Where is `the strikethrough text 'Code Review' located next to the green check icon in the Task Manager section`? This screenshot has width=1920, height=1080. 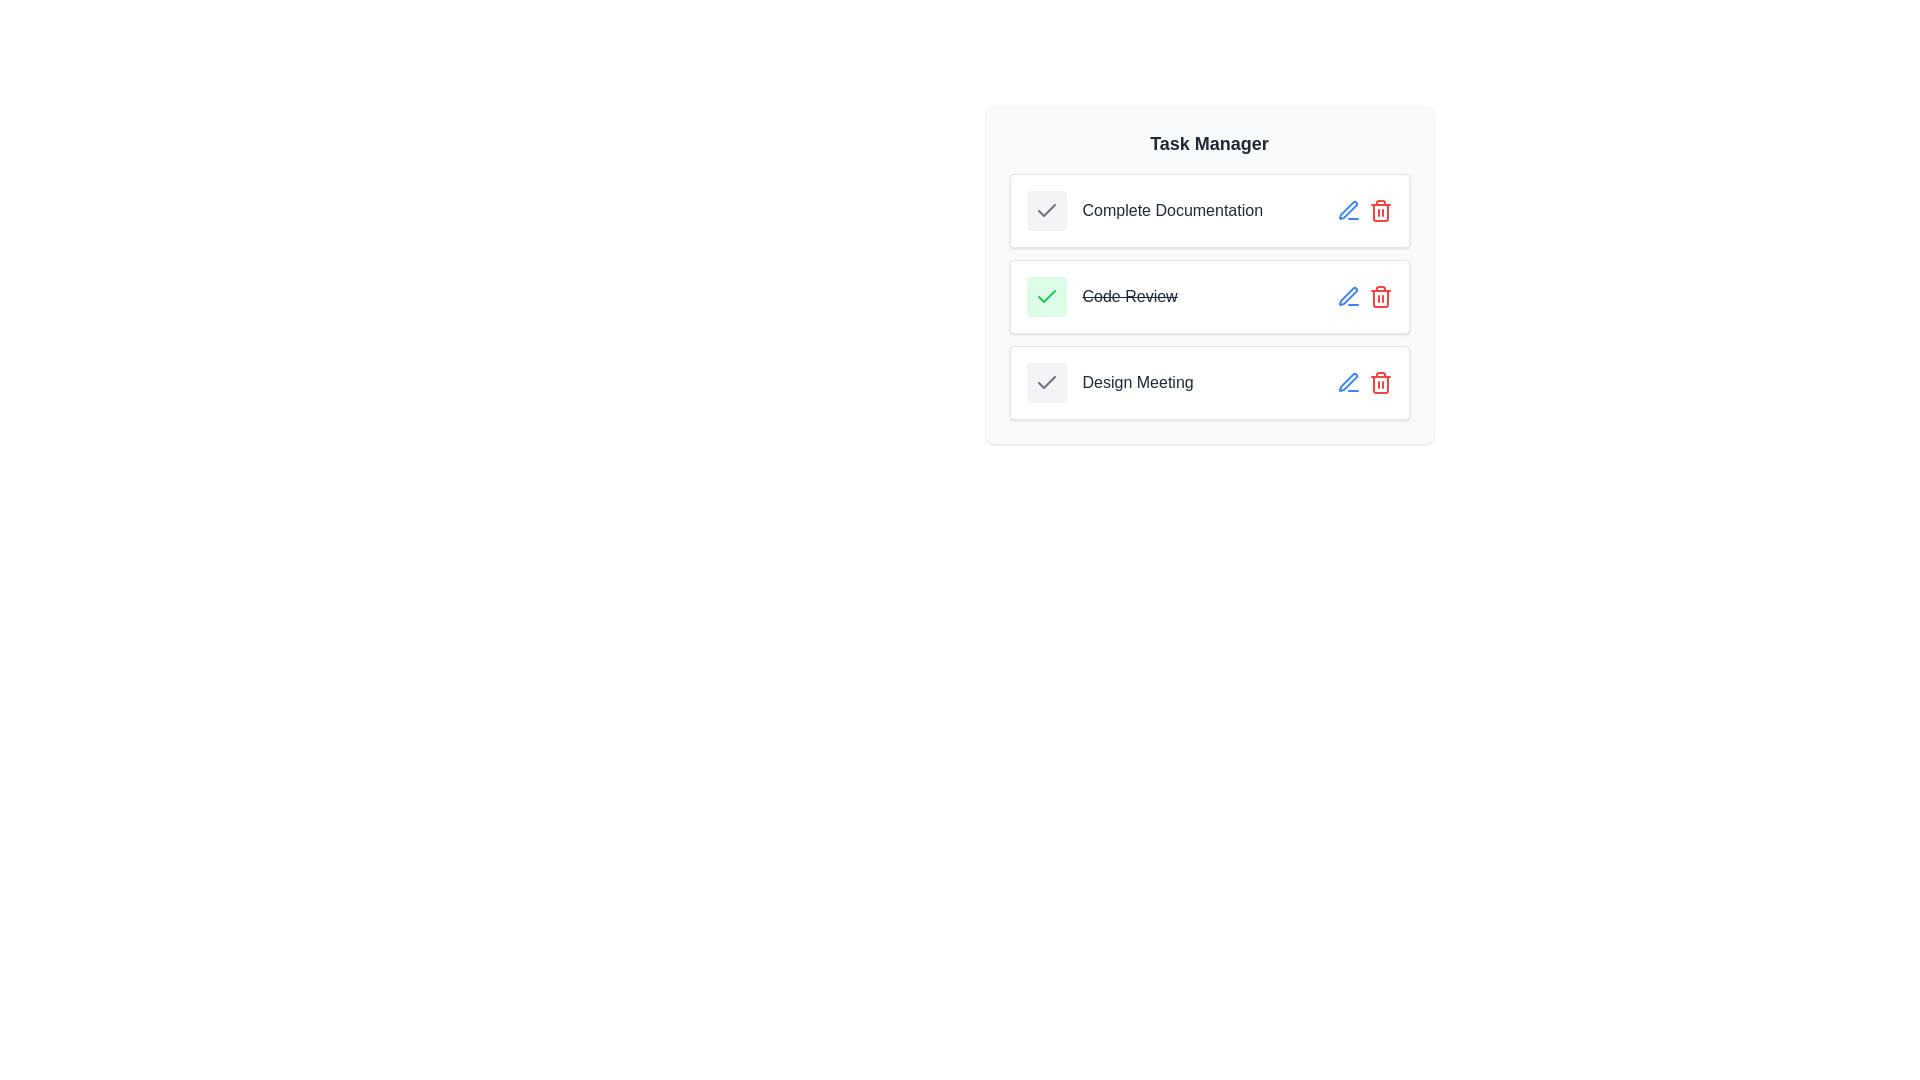 the strikethrough text 'Code Review' located next to the green check icon in the Task Manager section is located at coordinates (1101, 297).